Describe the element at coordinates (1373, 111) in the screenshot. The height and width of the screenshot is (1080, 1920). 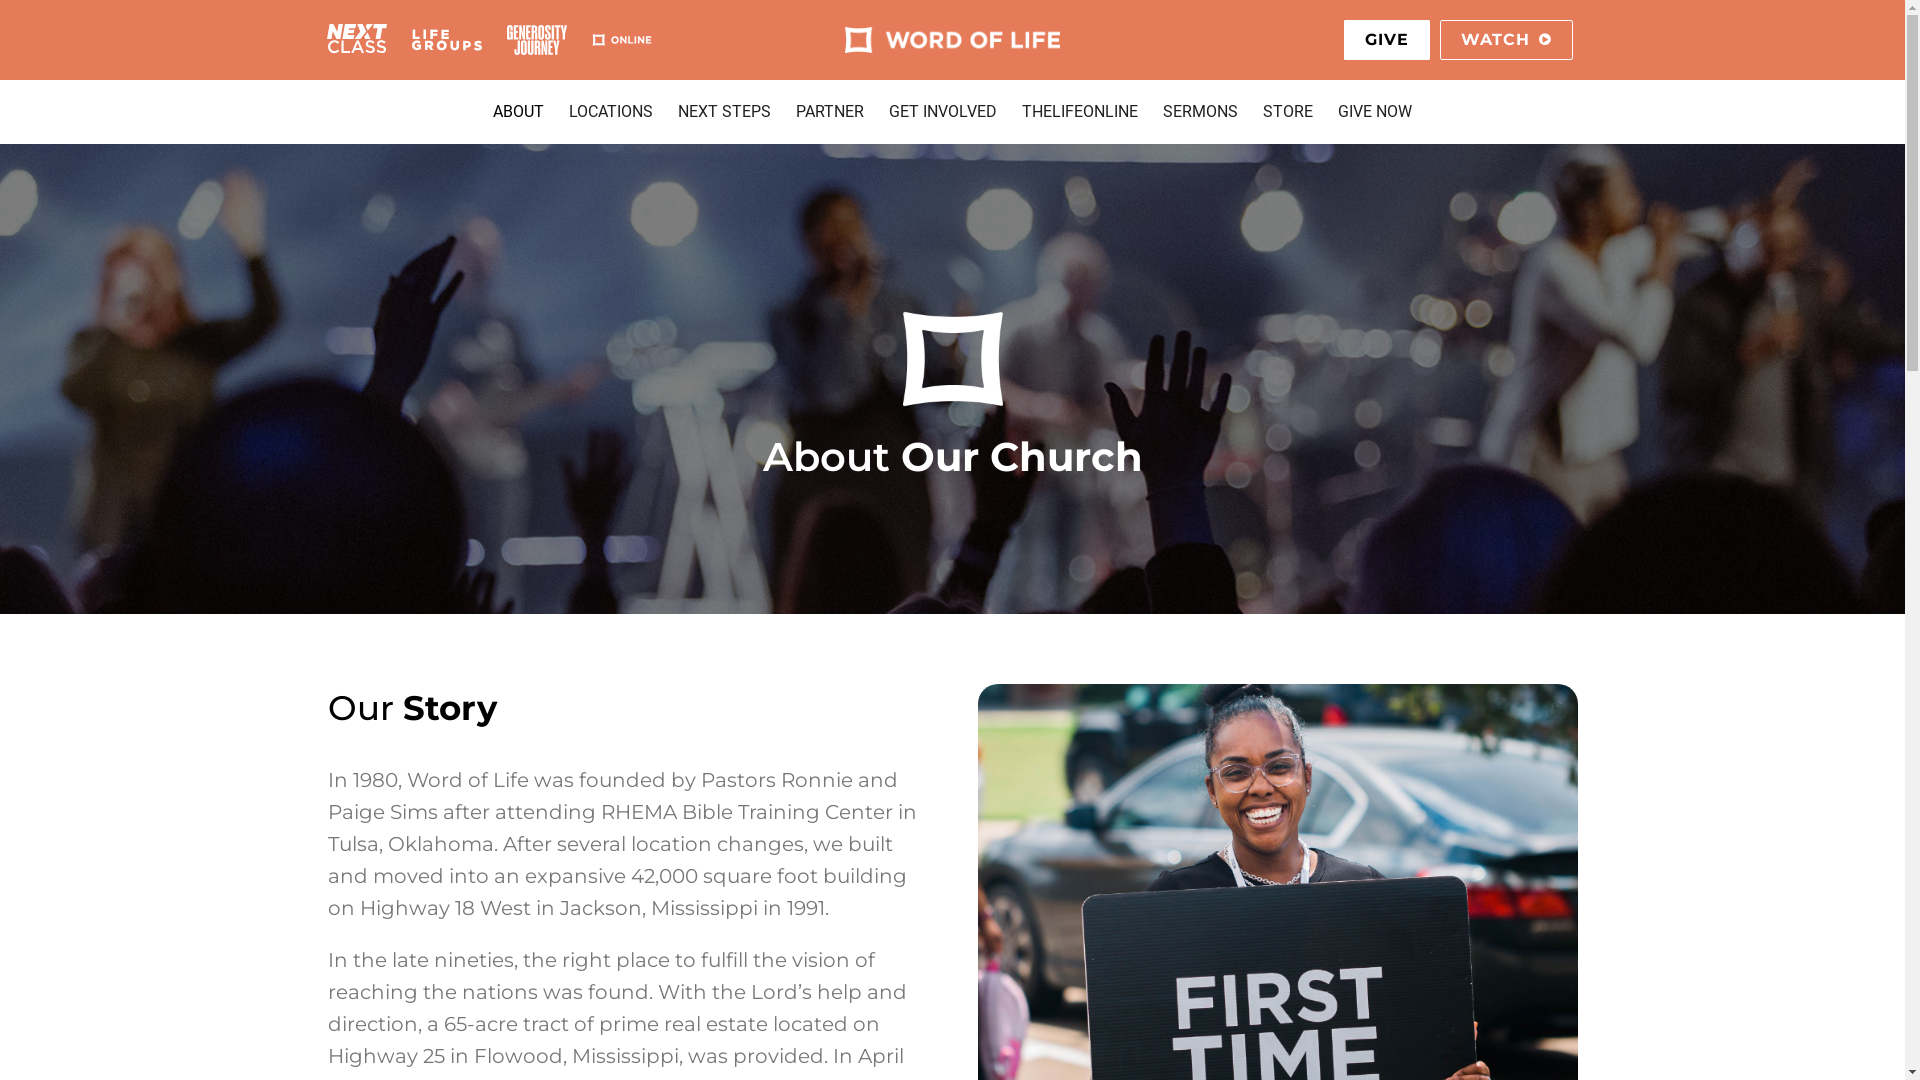
I see `'GIVE NOW'` at that location.